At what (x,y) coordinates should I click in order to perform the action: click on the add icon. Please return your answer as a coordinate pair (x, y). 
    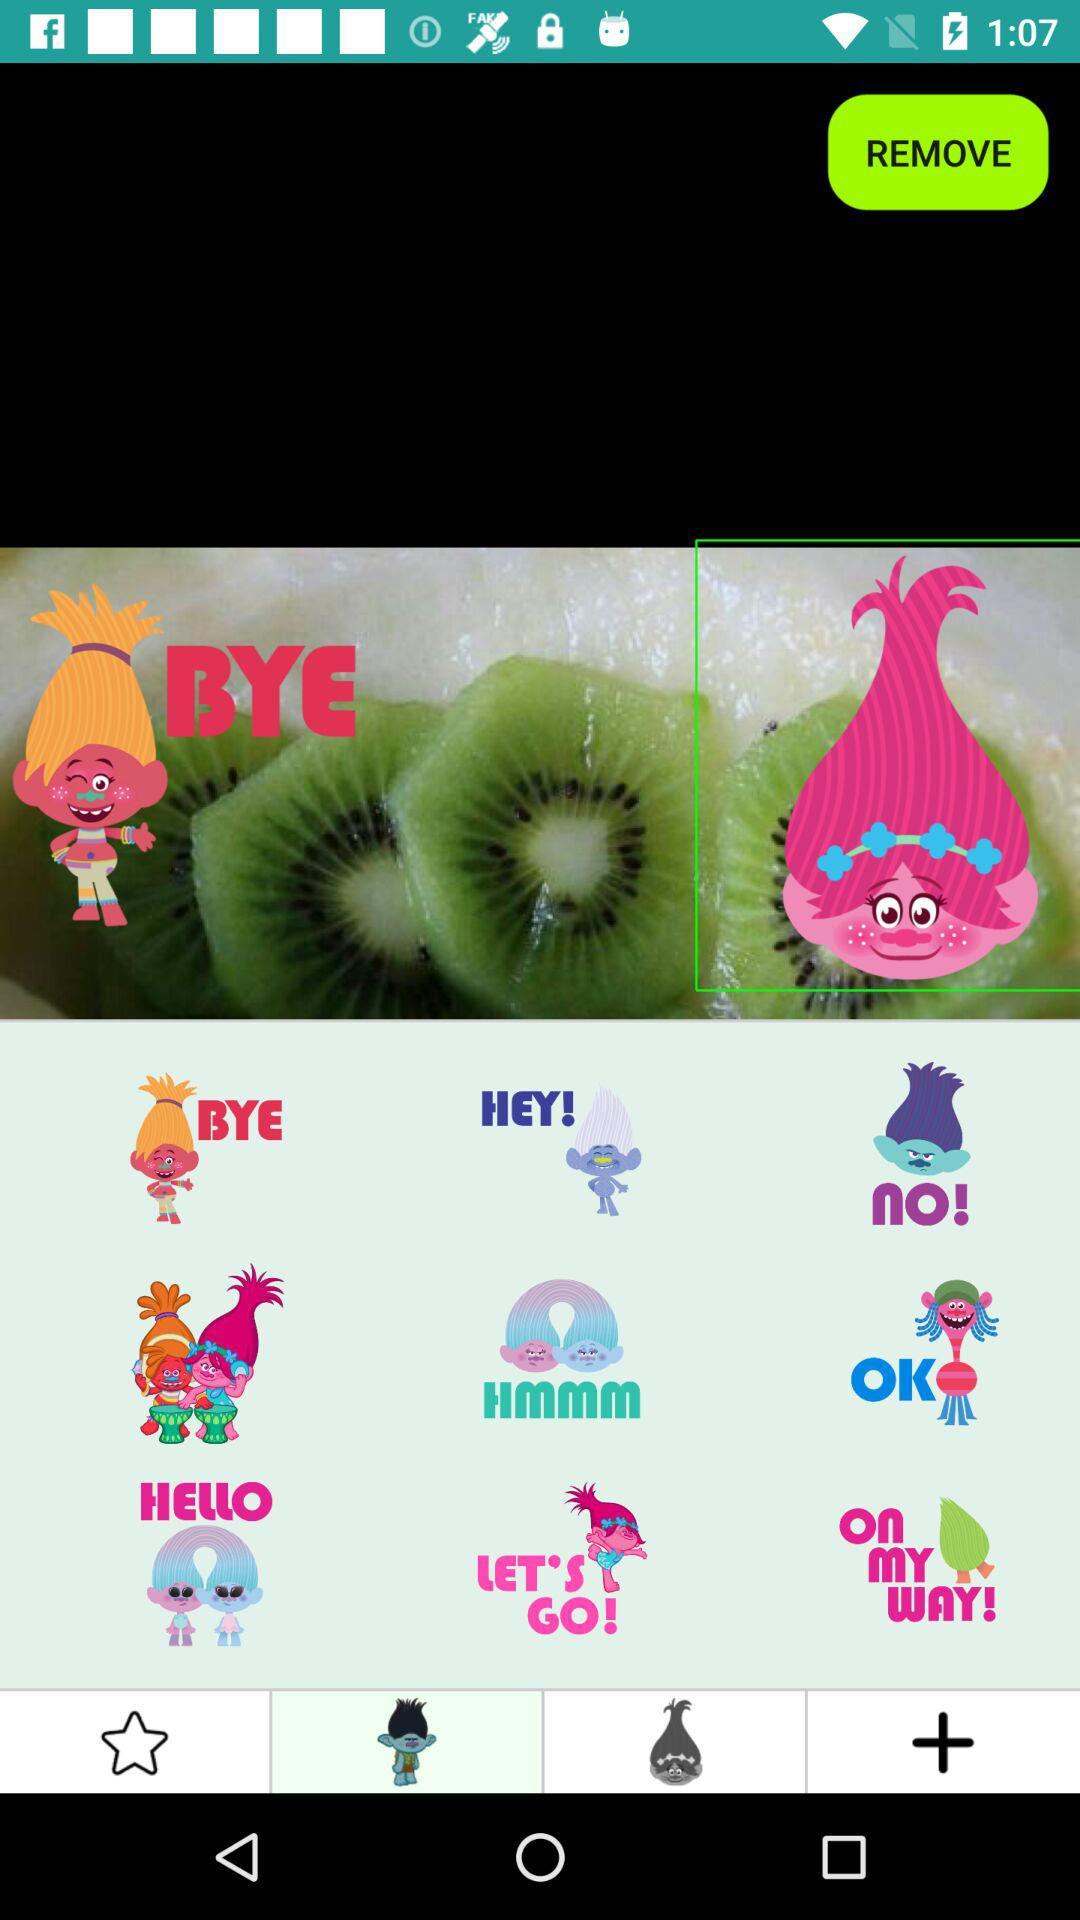
    Looking at the image, I should click on (943, 1741).